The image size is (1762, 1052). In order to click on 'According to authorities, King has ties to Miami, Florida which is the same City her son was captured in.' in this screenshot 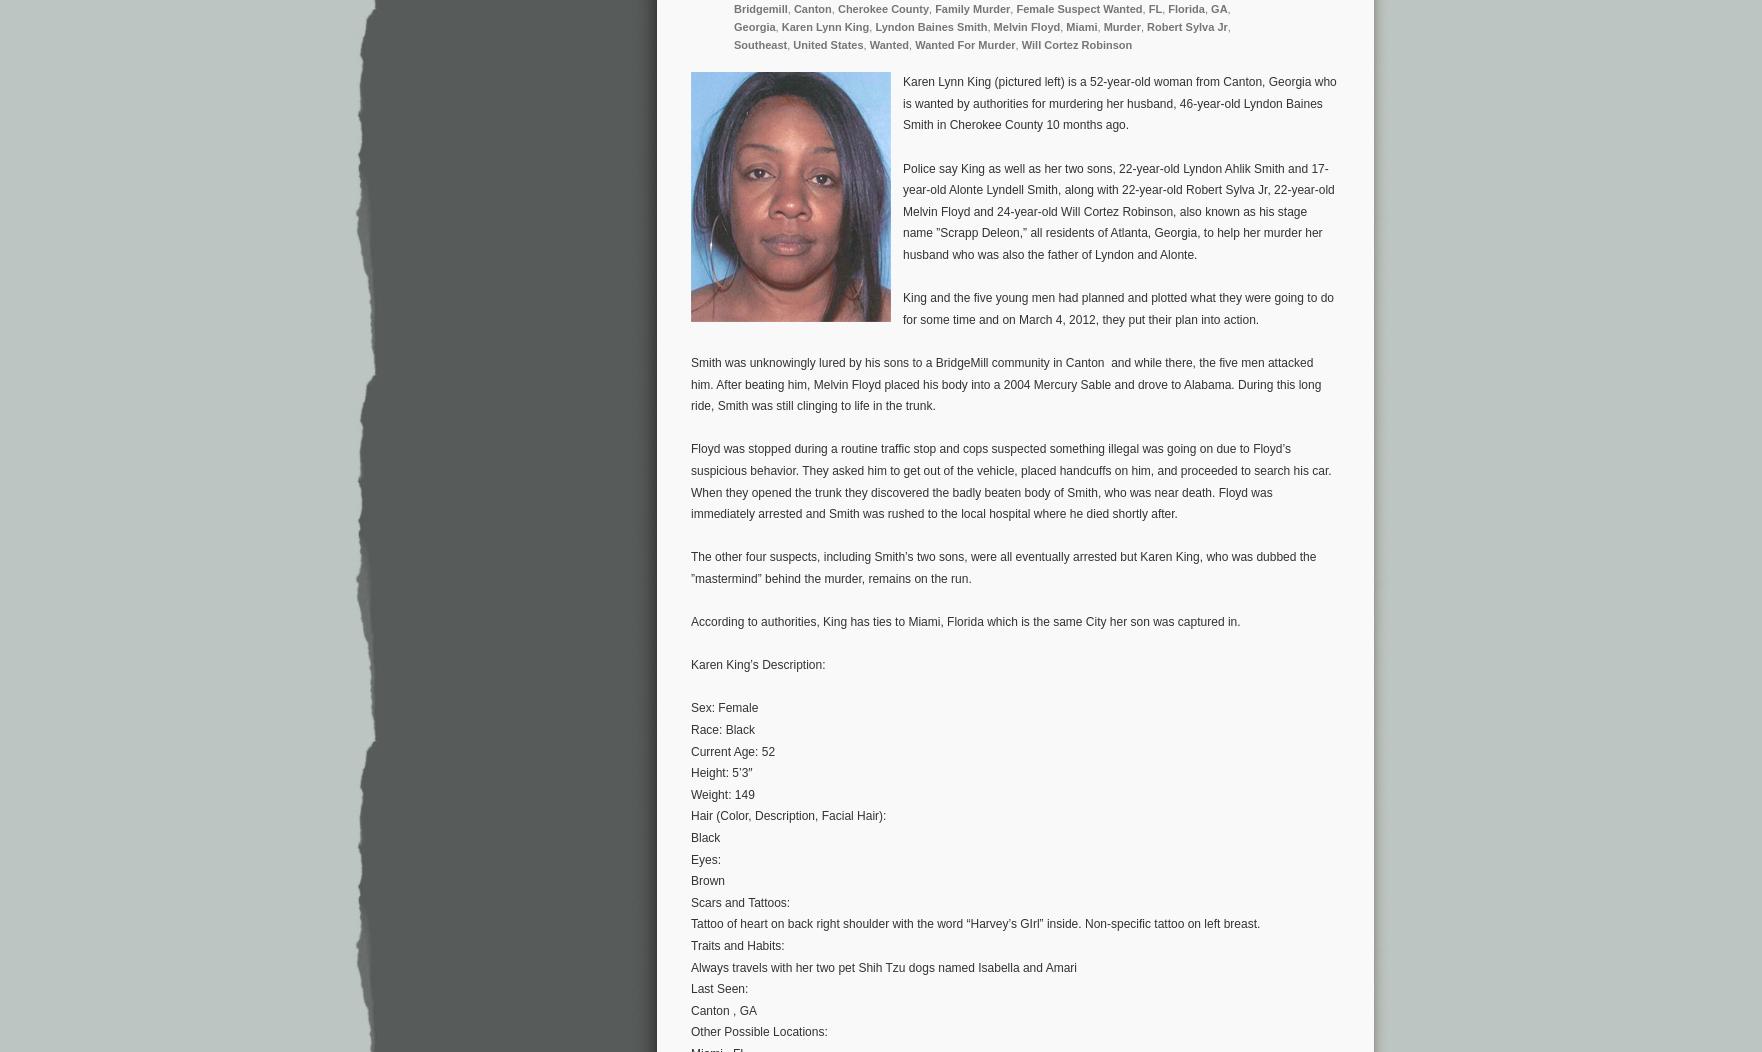, I will do `click(965, 622)`.